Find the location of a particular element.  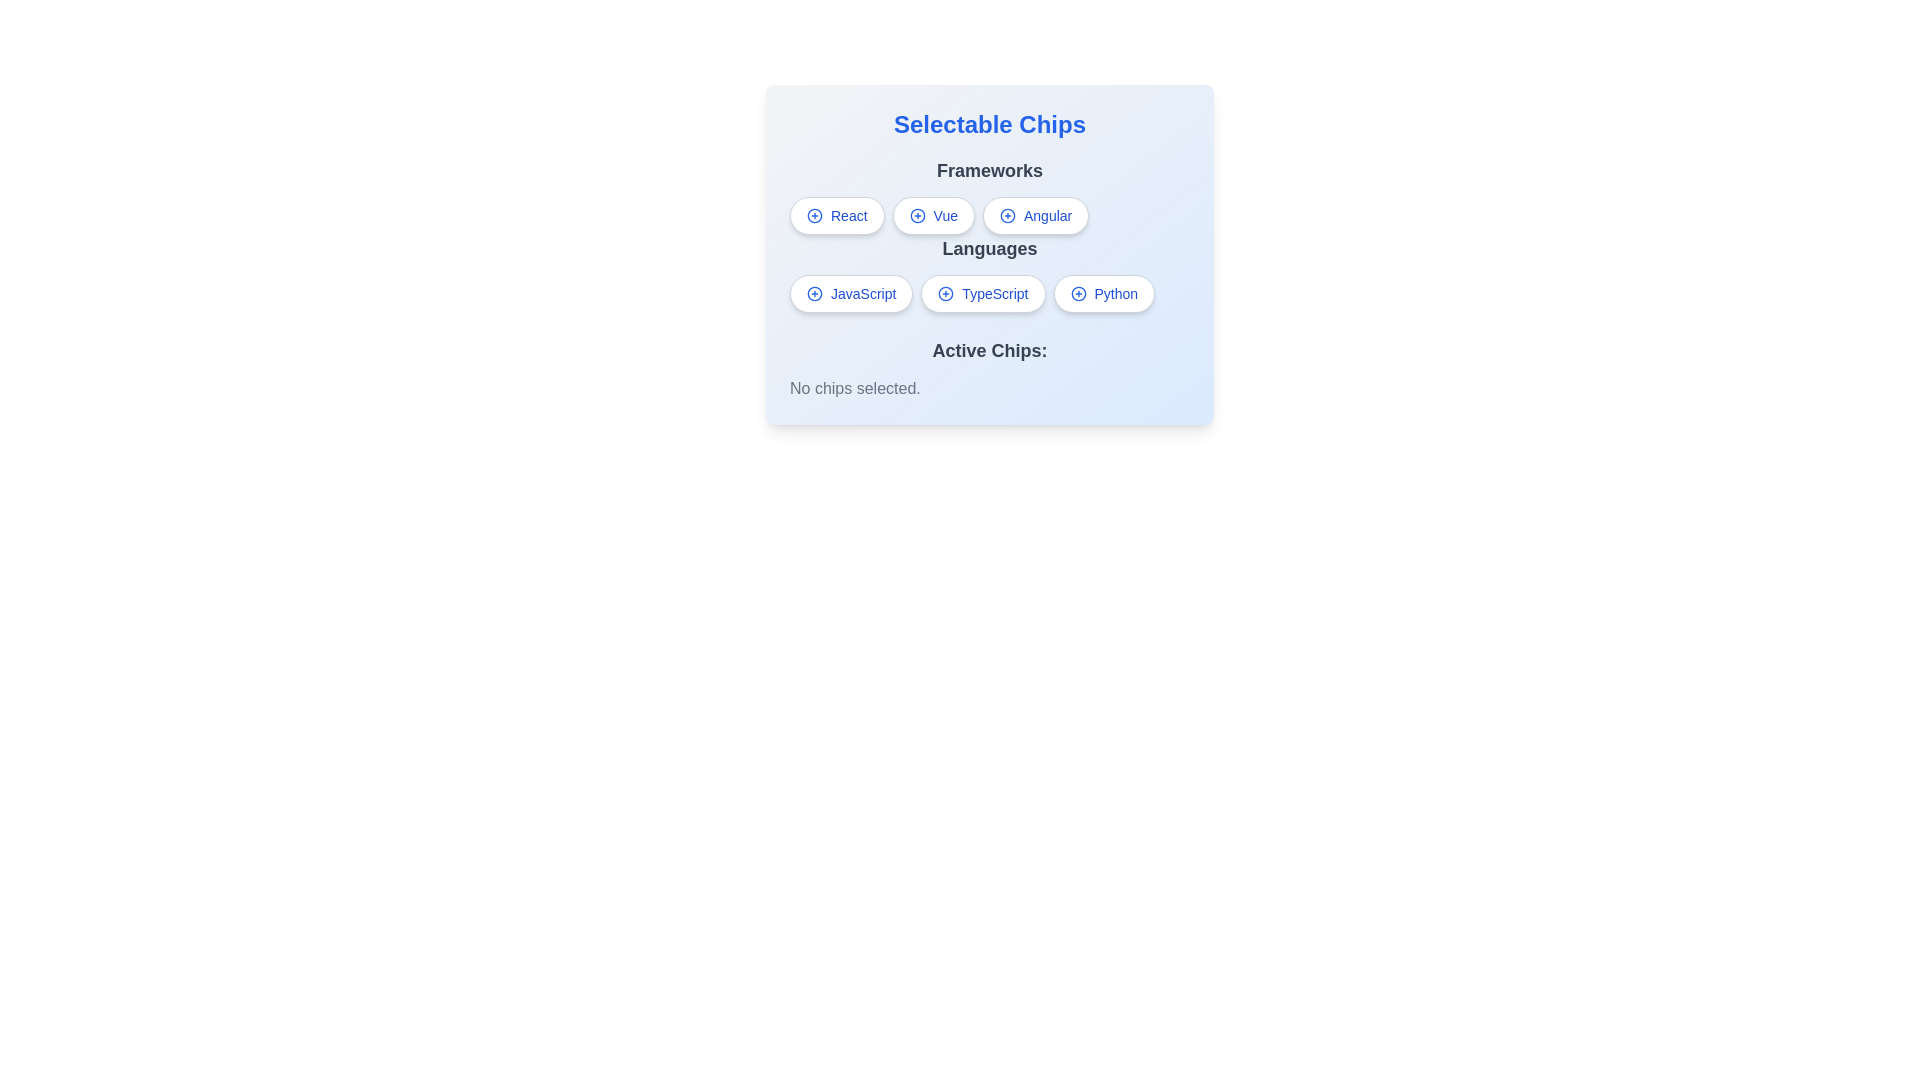

the 'Languages' chip group is located at coordinates (989, 273).